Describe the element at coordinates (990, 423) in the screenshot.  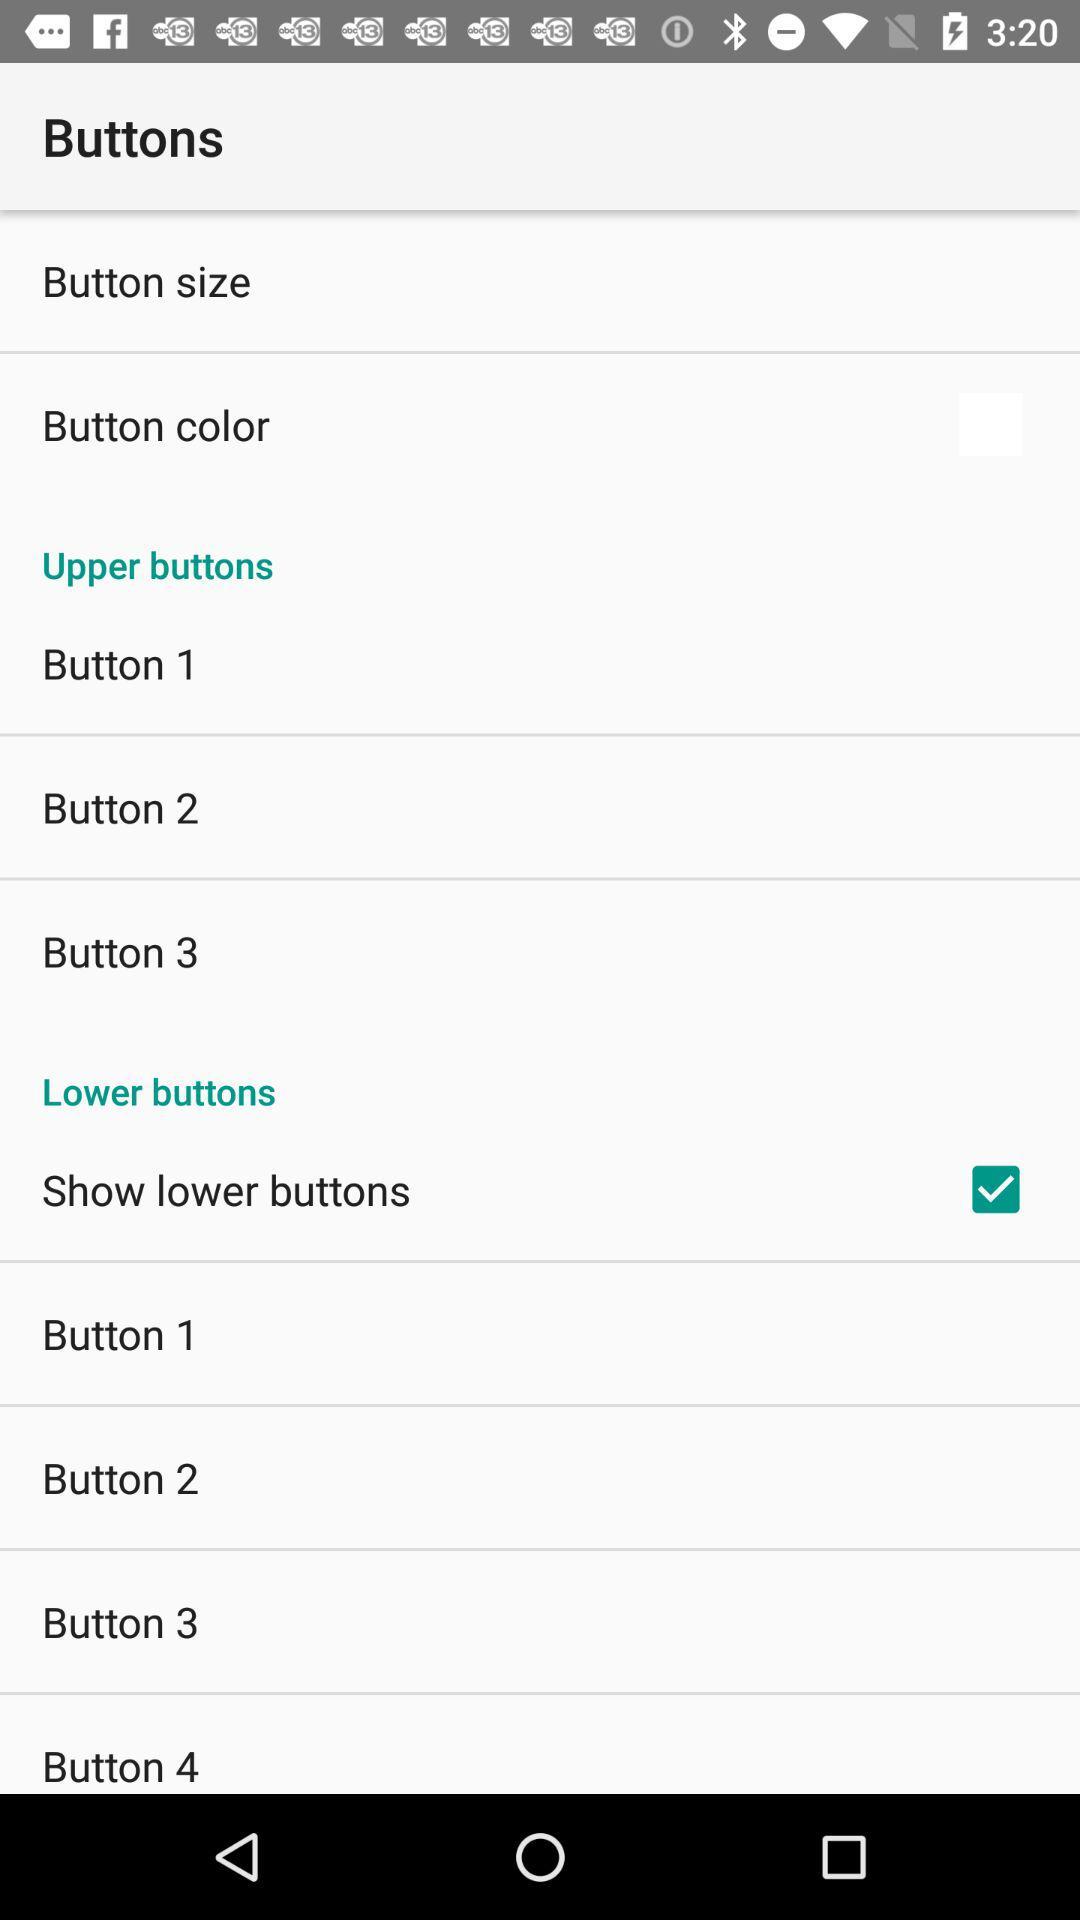
I see `item next to button color item` at that location.